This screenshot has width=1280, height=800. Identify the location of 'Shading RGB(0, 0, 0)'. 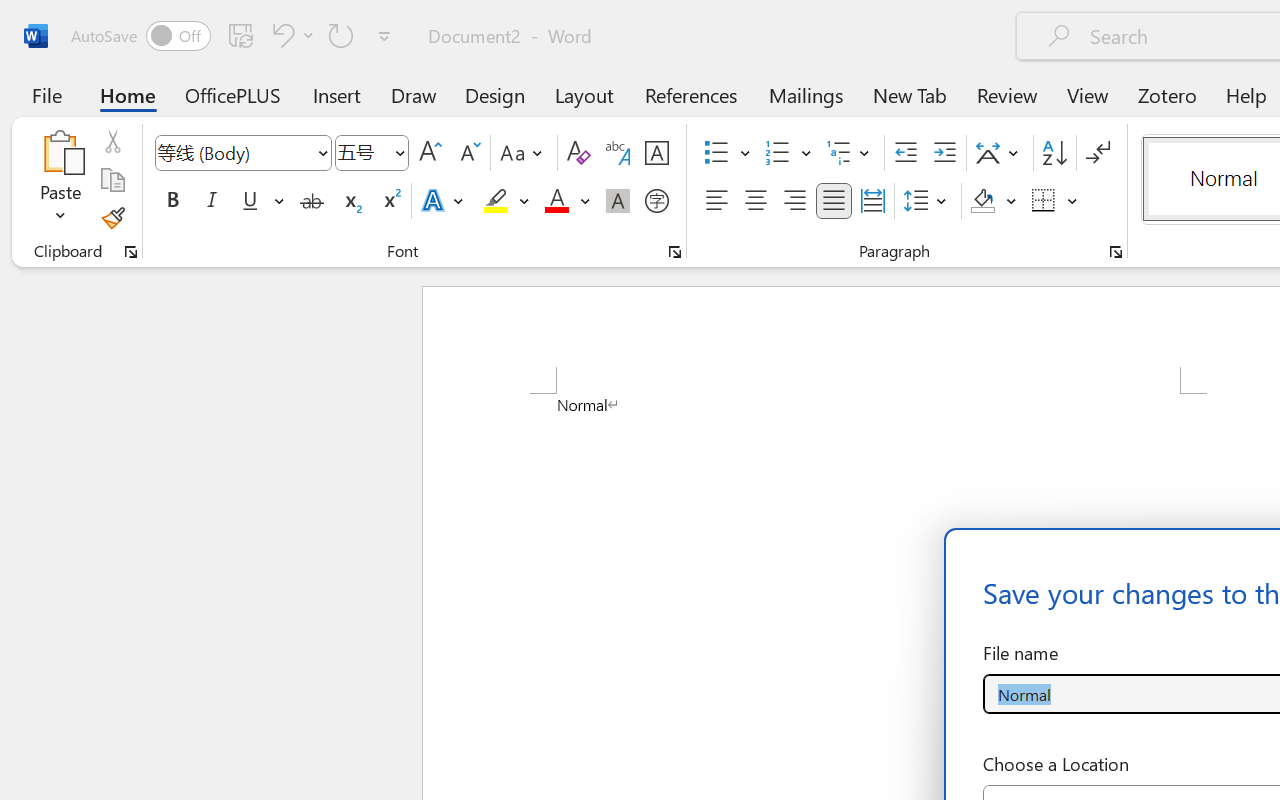
(983, 201).